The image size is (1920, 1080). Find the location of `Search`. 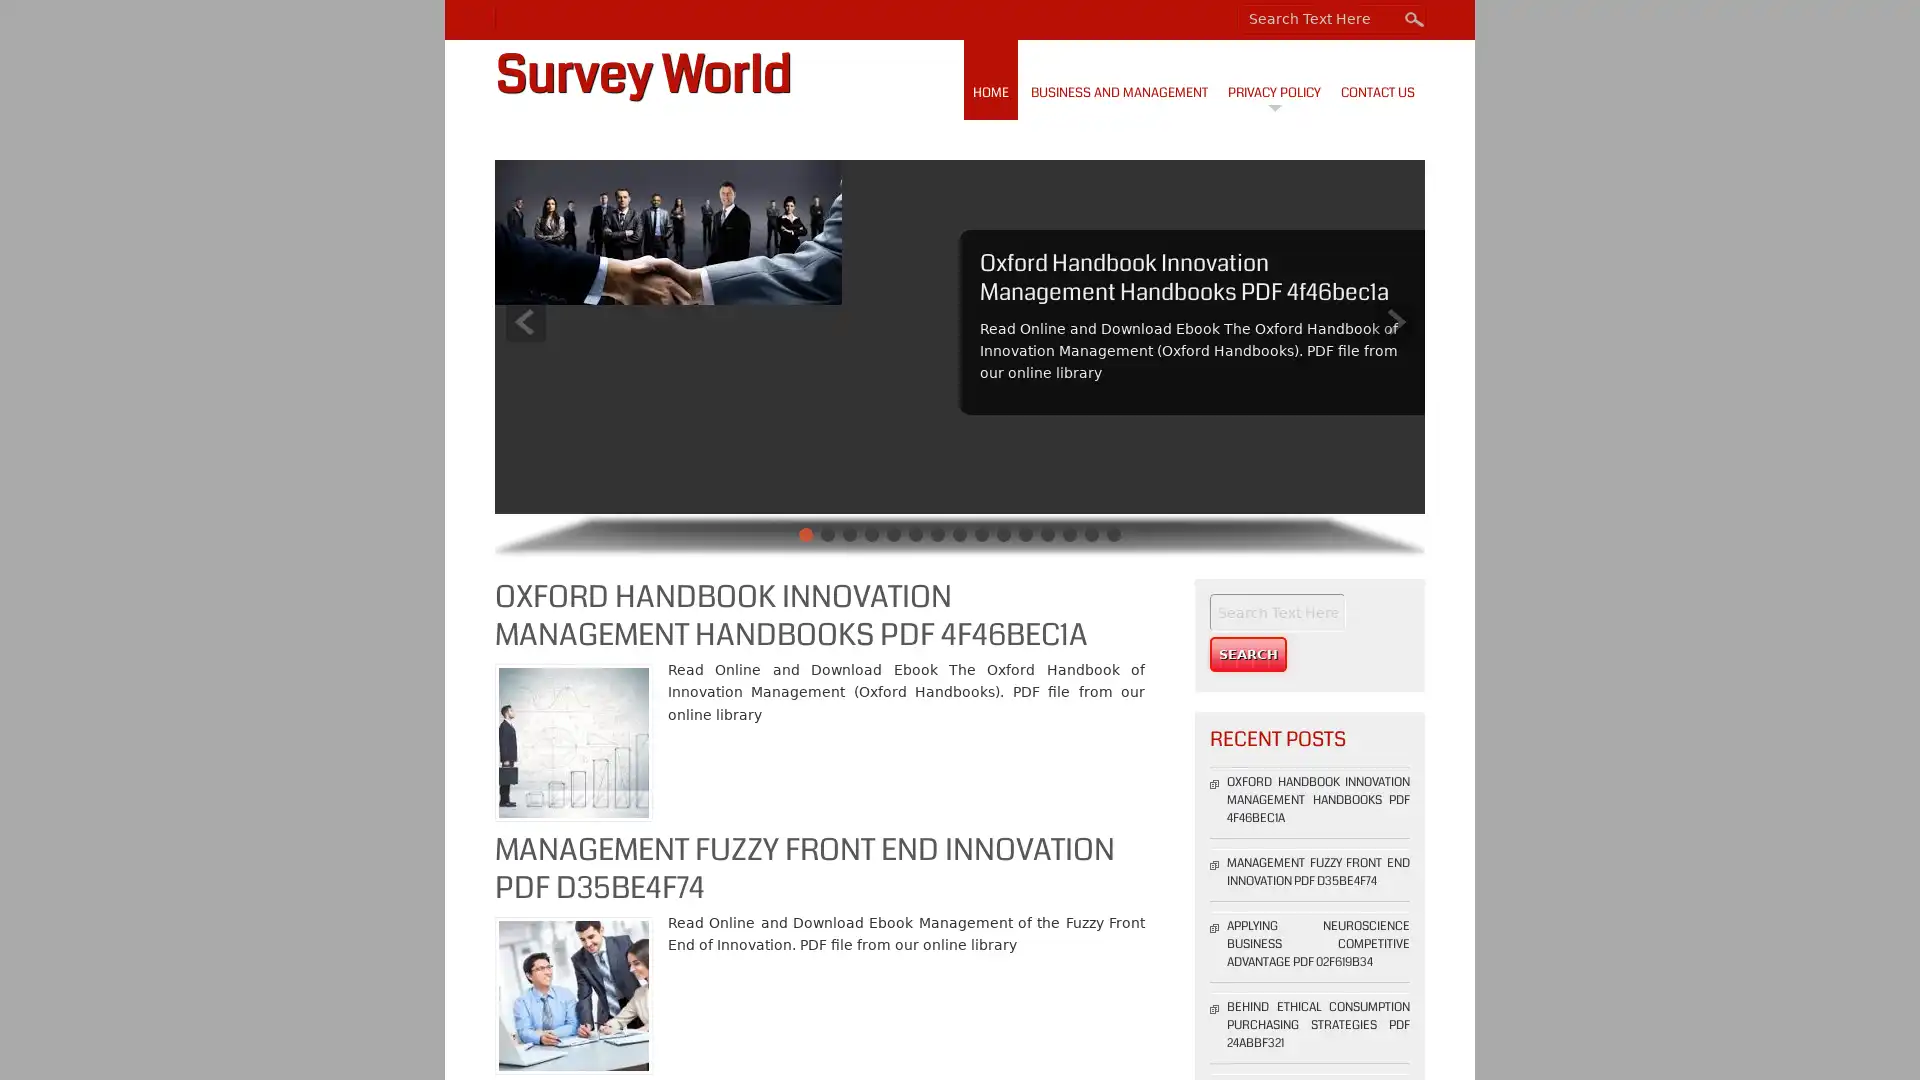

Search is located at coordinates (1247, 654).